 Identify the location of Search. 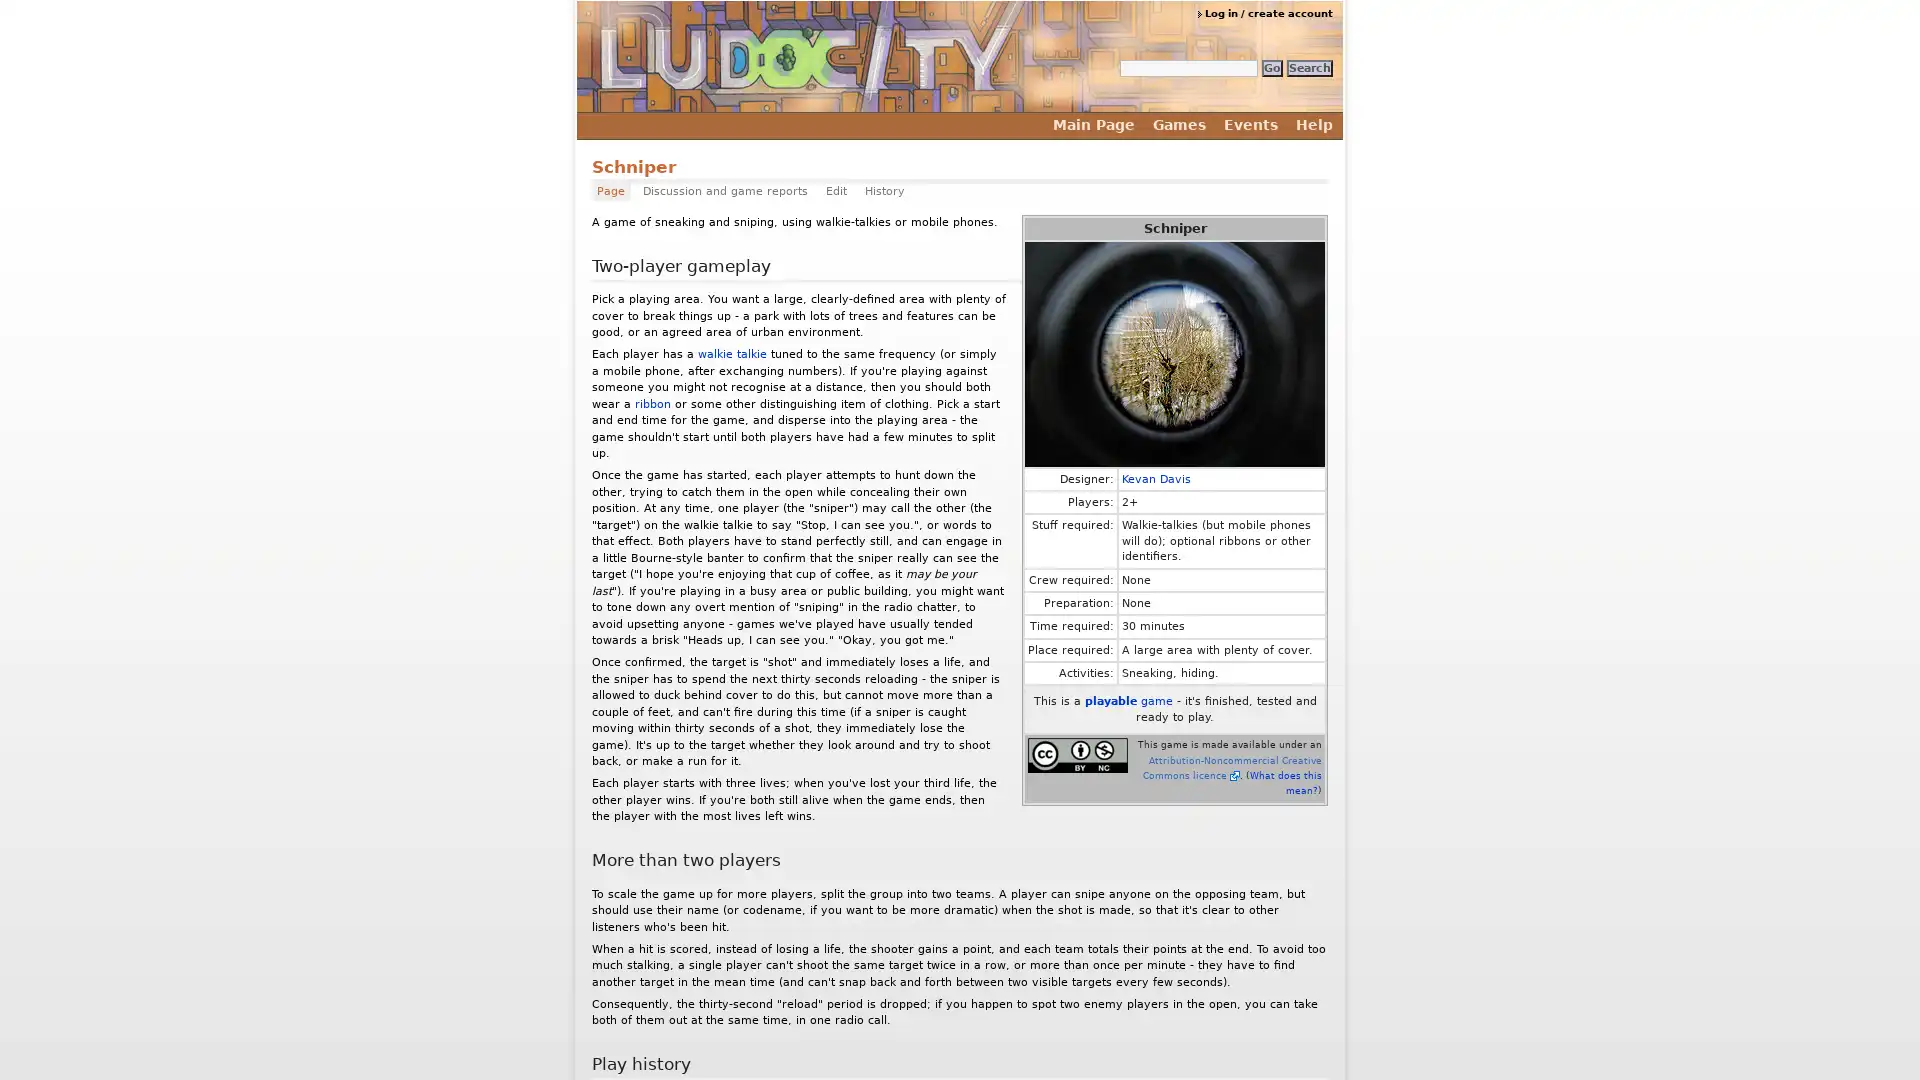
(1310, 67).